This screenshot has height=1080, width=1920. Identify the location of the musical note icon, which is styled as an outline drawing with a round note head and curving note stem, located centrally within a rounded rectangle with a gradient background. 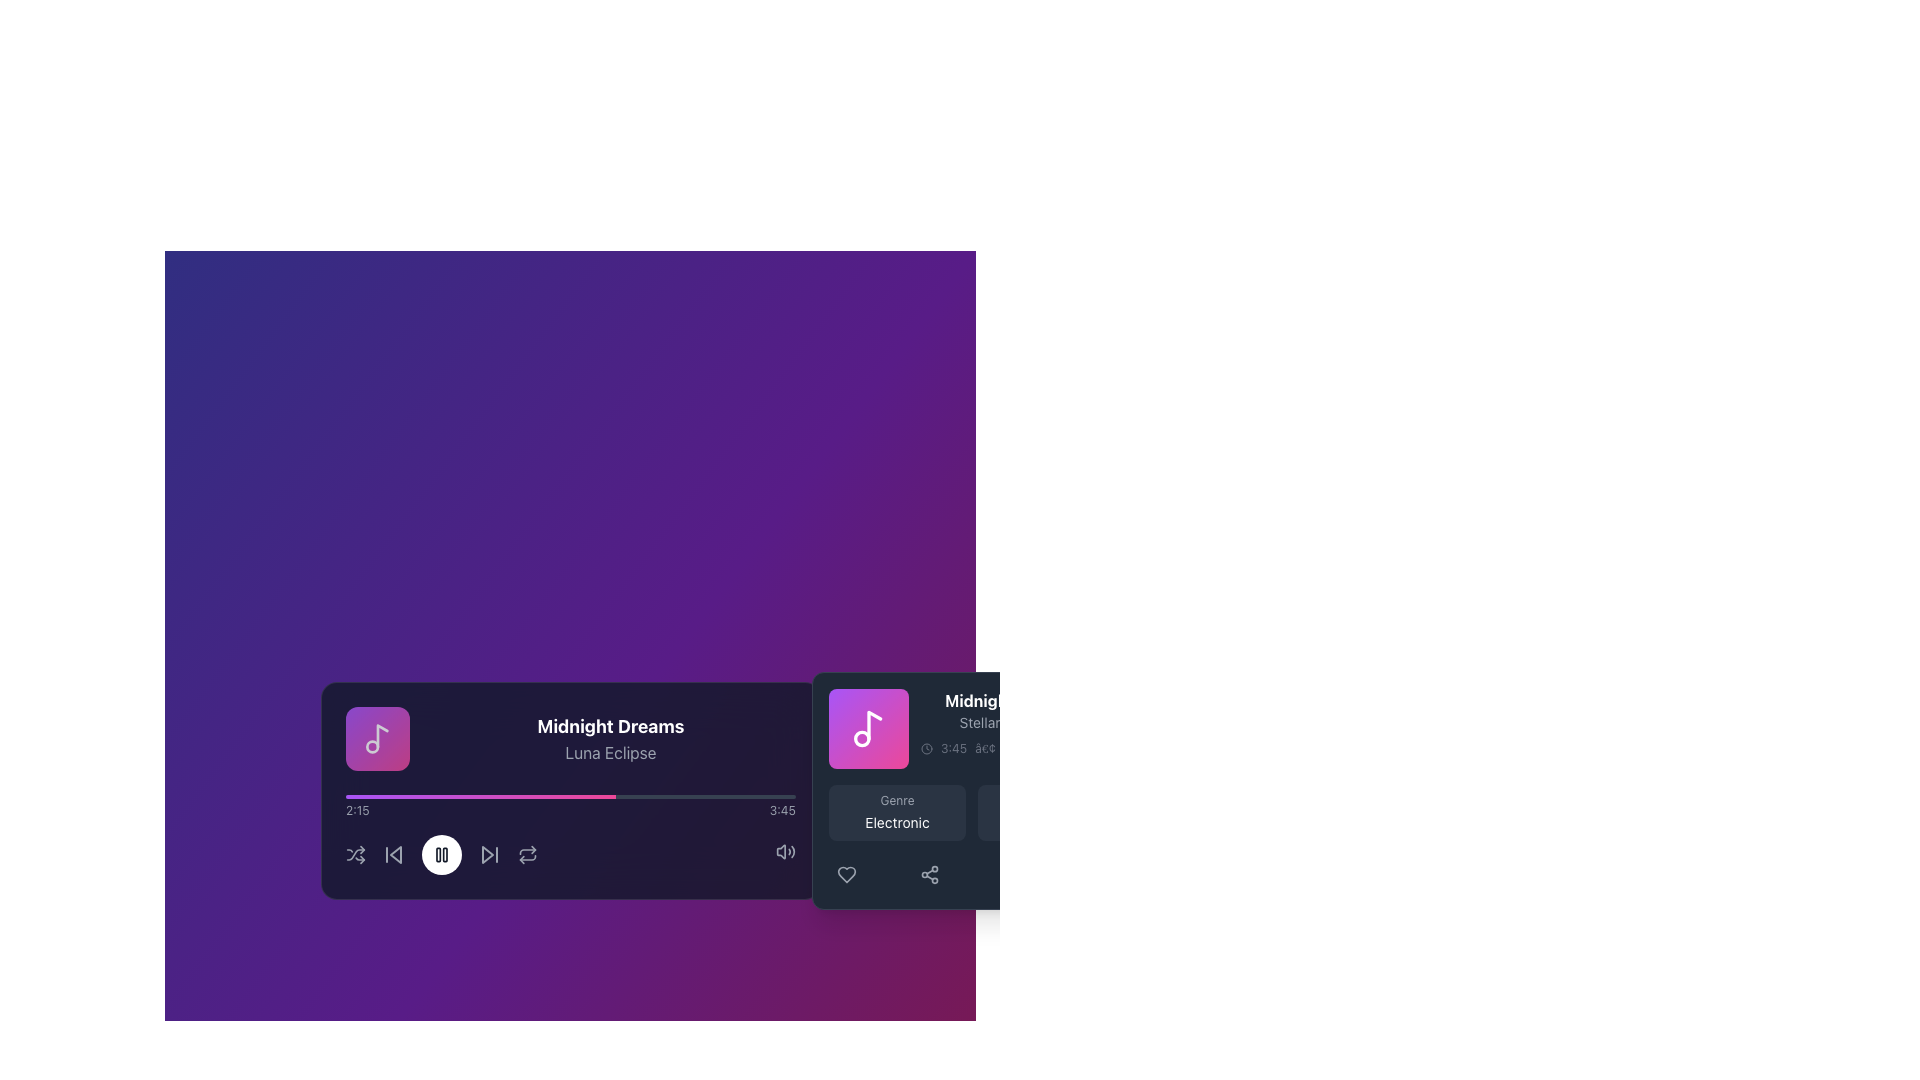
(377, 739).